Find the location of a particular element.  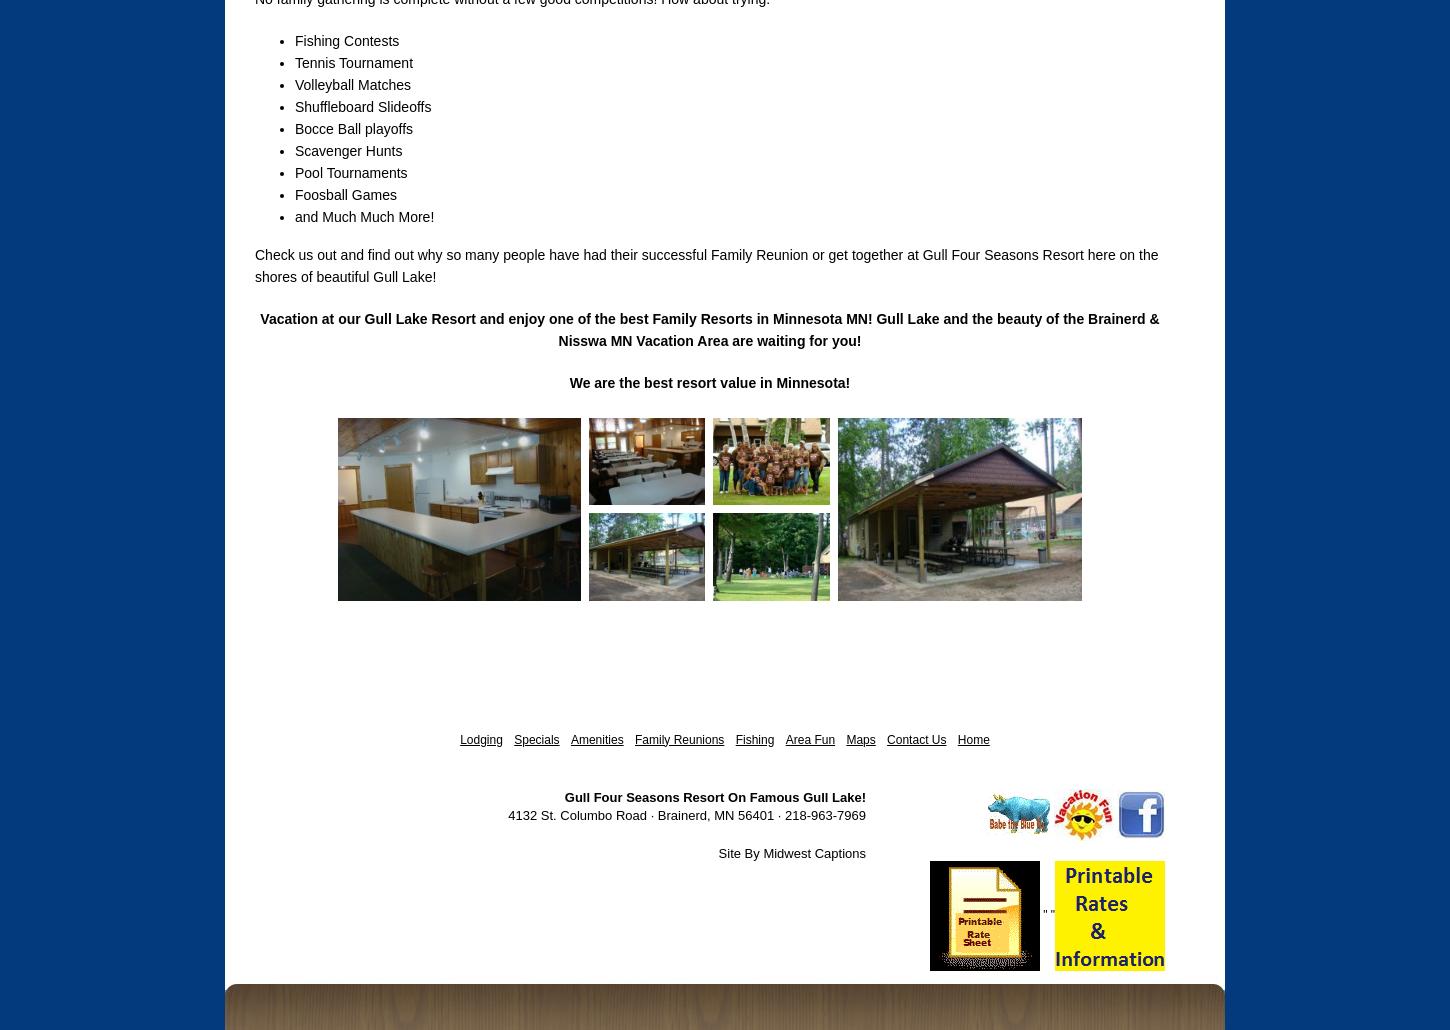

'Fishing Contests' is located at coordinates (346, 40).